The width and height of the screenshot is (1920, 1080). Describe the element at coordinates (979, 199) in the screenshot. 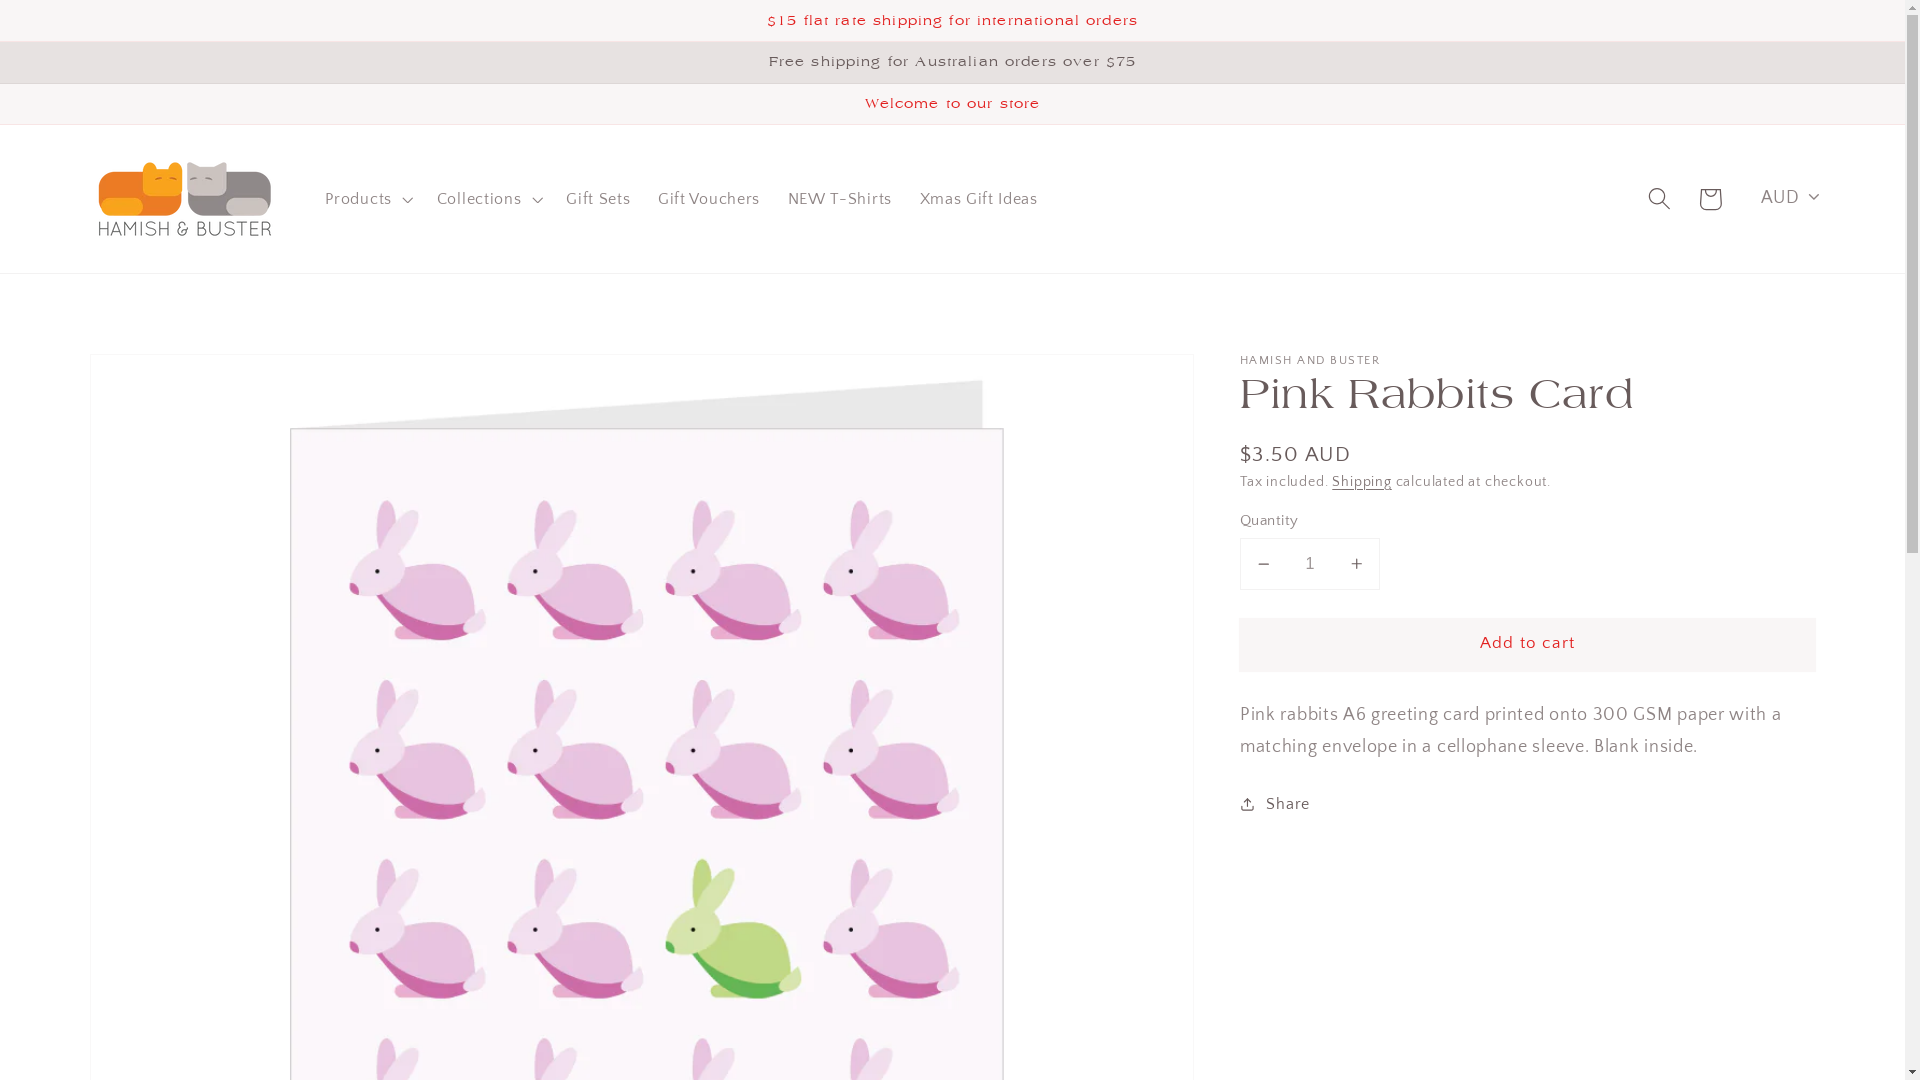

I see `'Xmas Gift Ideas'` at that location.